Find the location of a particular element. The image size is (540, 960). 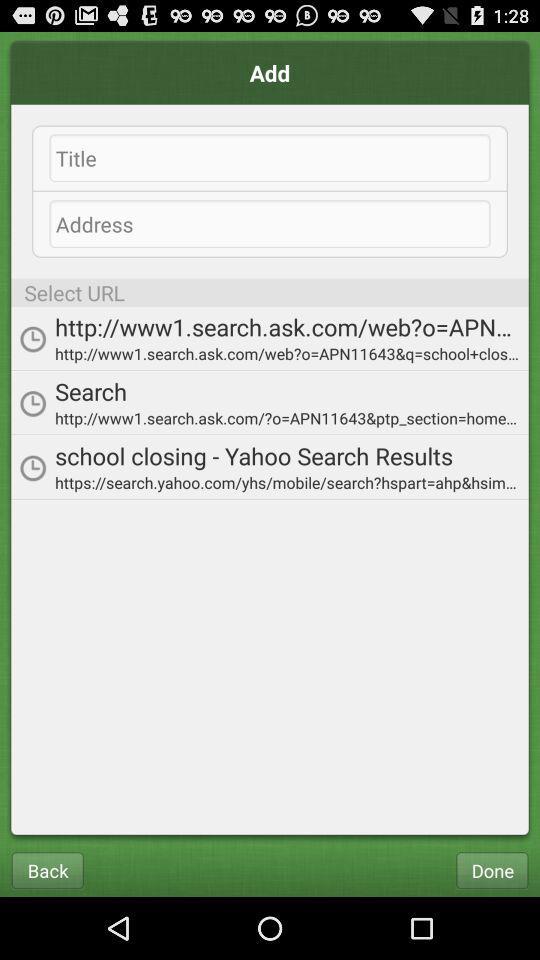

back icon is located at coordinates (47, 869).